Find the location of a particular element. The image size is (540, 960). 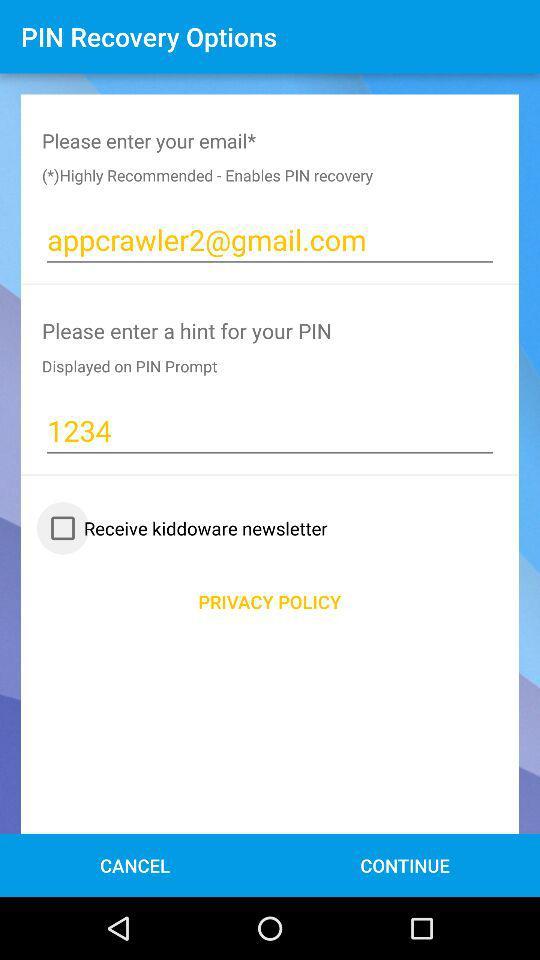

the cancel is located at coordinates (135, 864).